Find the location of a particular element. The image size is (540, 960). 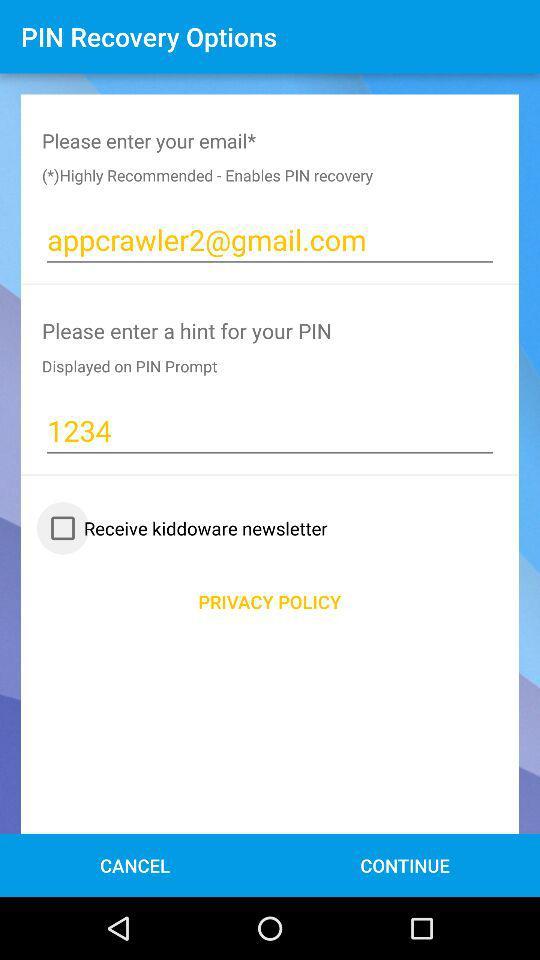

the cancel is located at coordinates (135, 864).